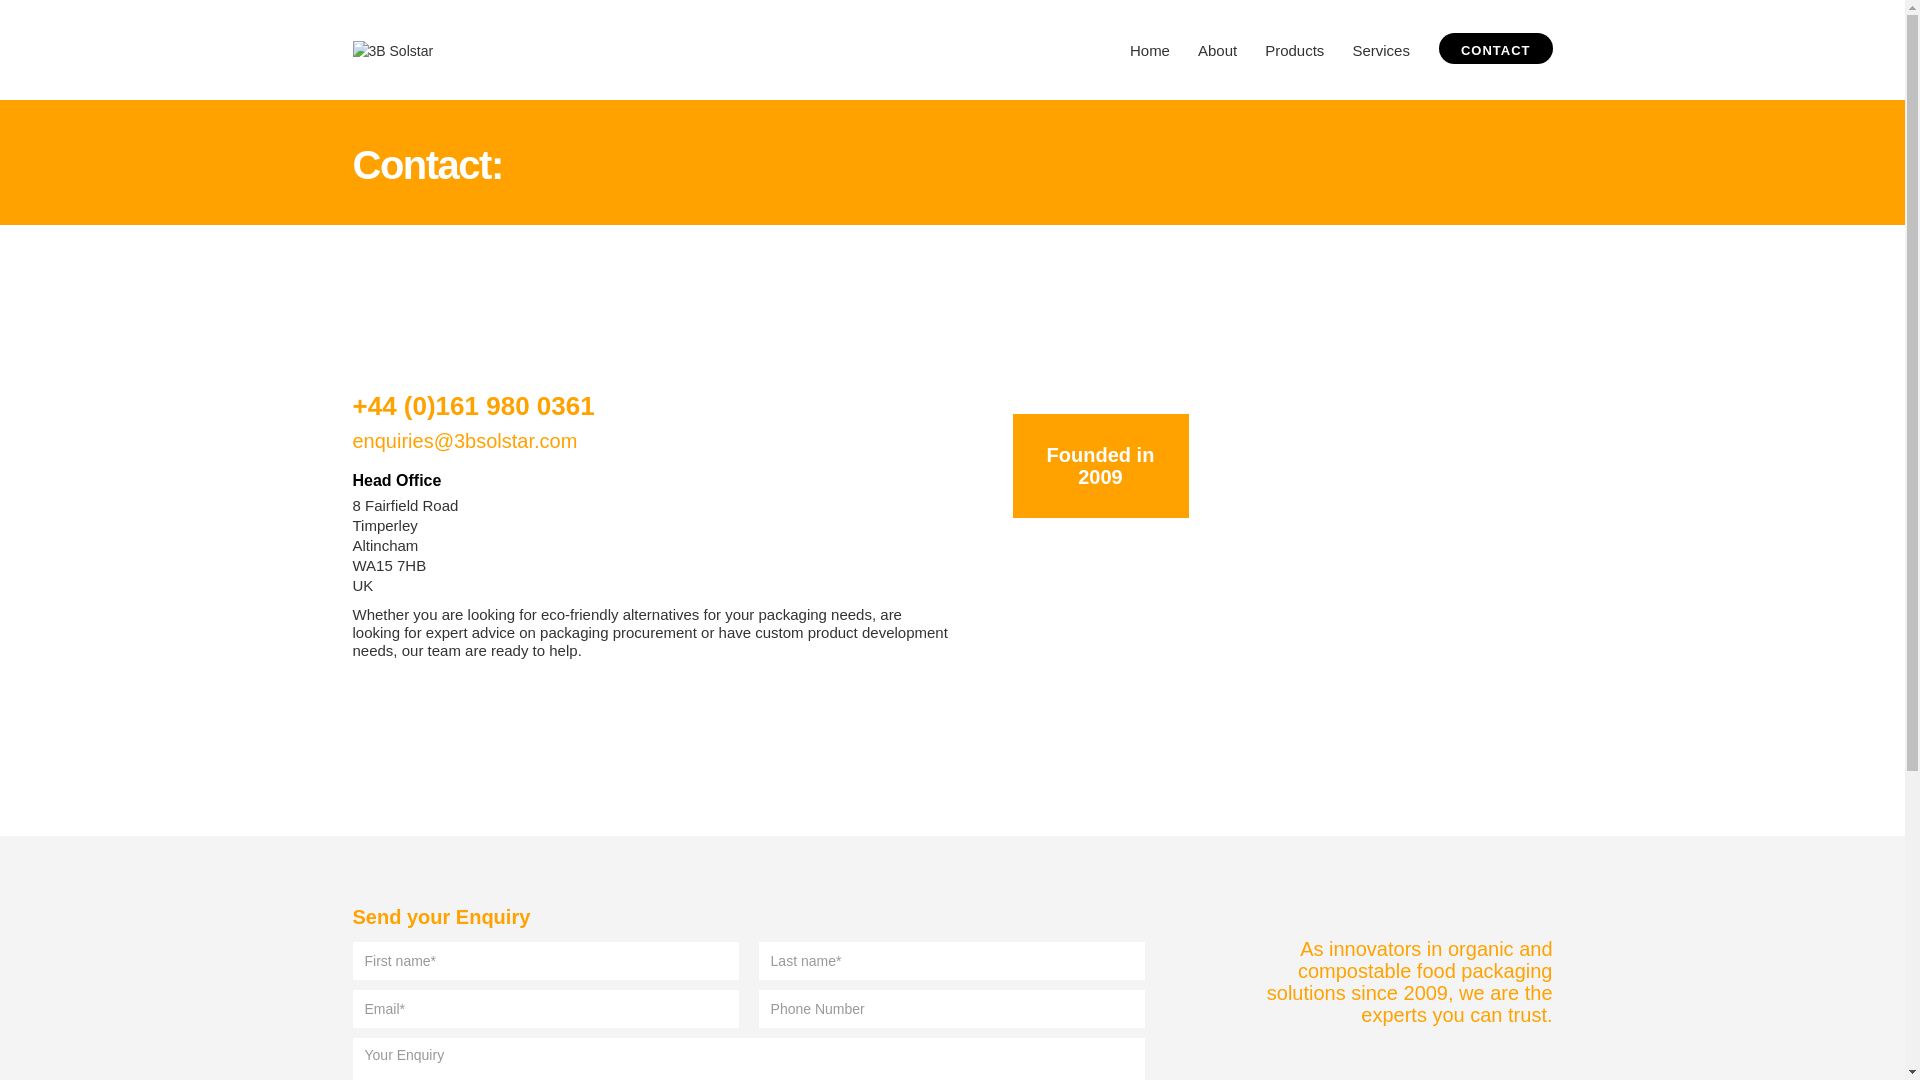 This screenshot has width=1920, height=1080. I want to click on 'Home', so click(1150, 49).